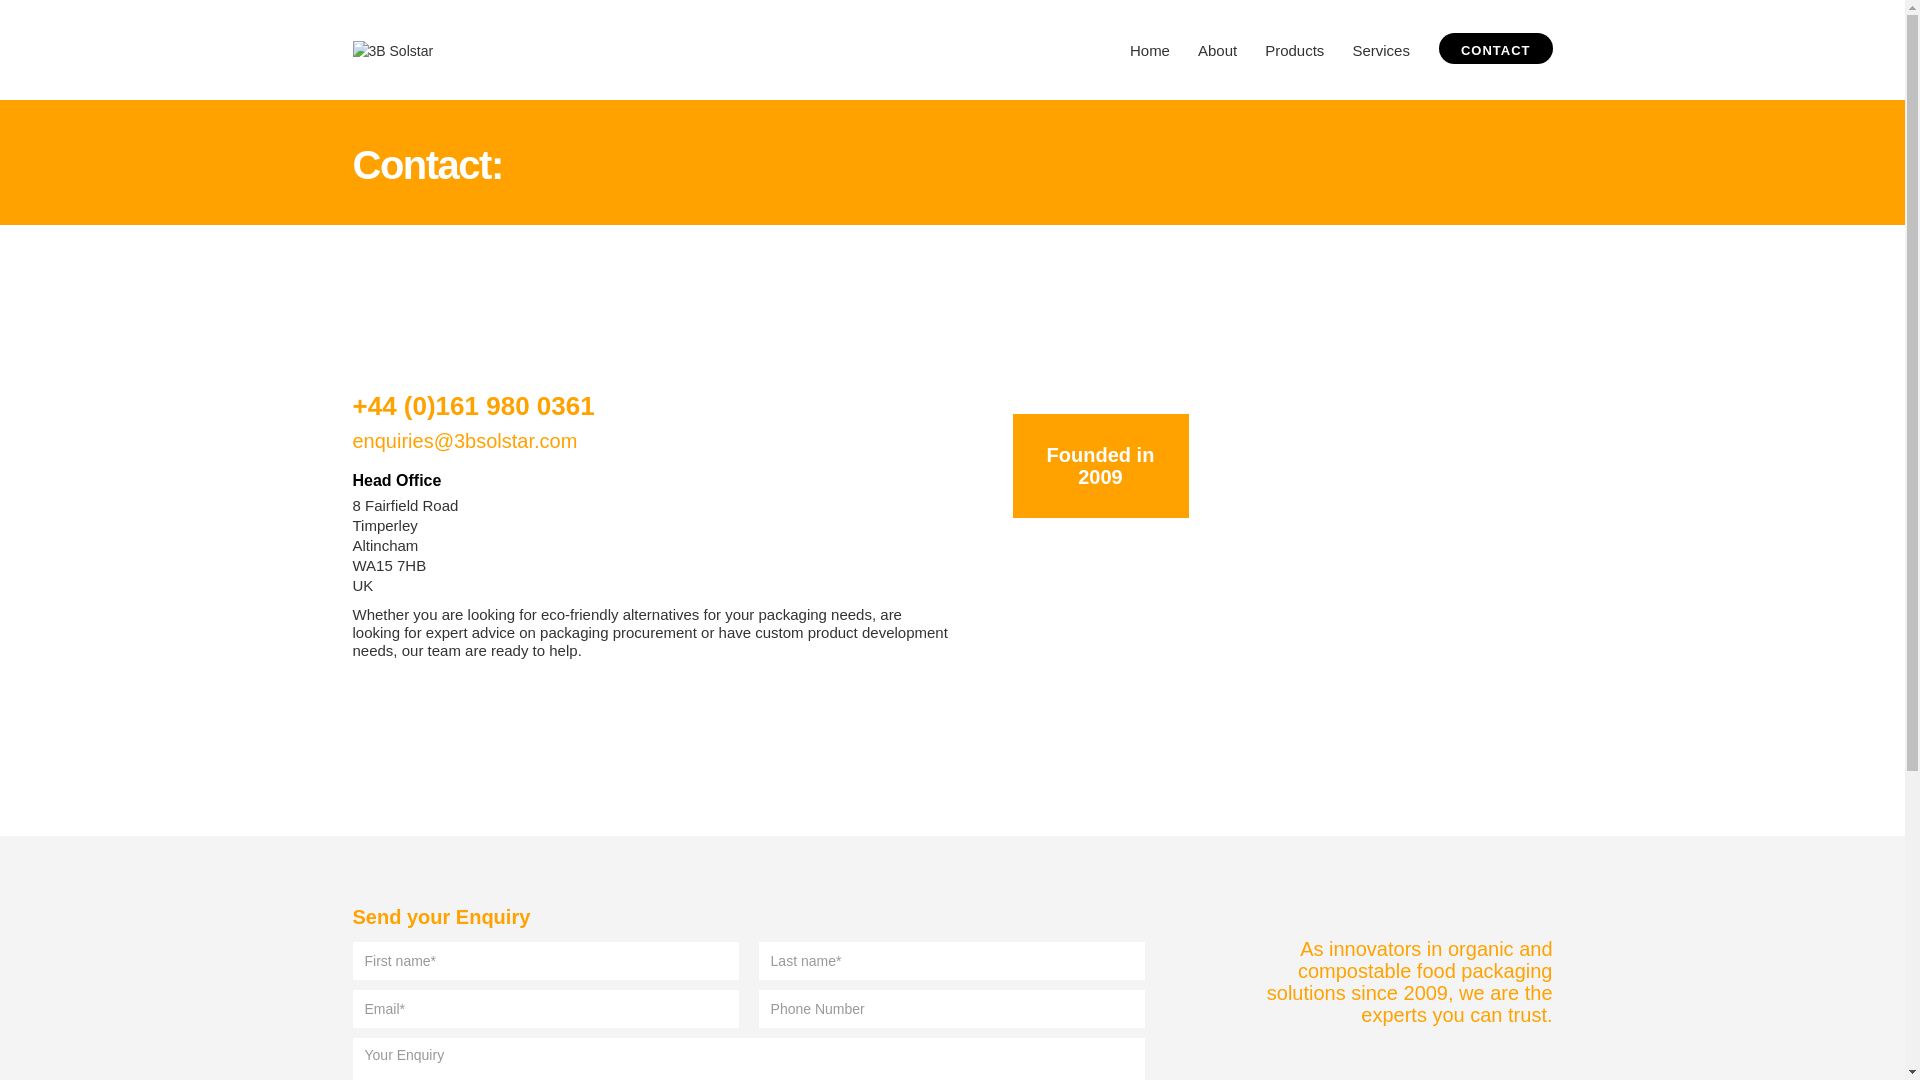 This screenshot has width=1920, height=1080. I want to click on 'Home', so click(1150, 49).